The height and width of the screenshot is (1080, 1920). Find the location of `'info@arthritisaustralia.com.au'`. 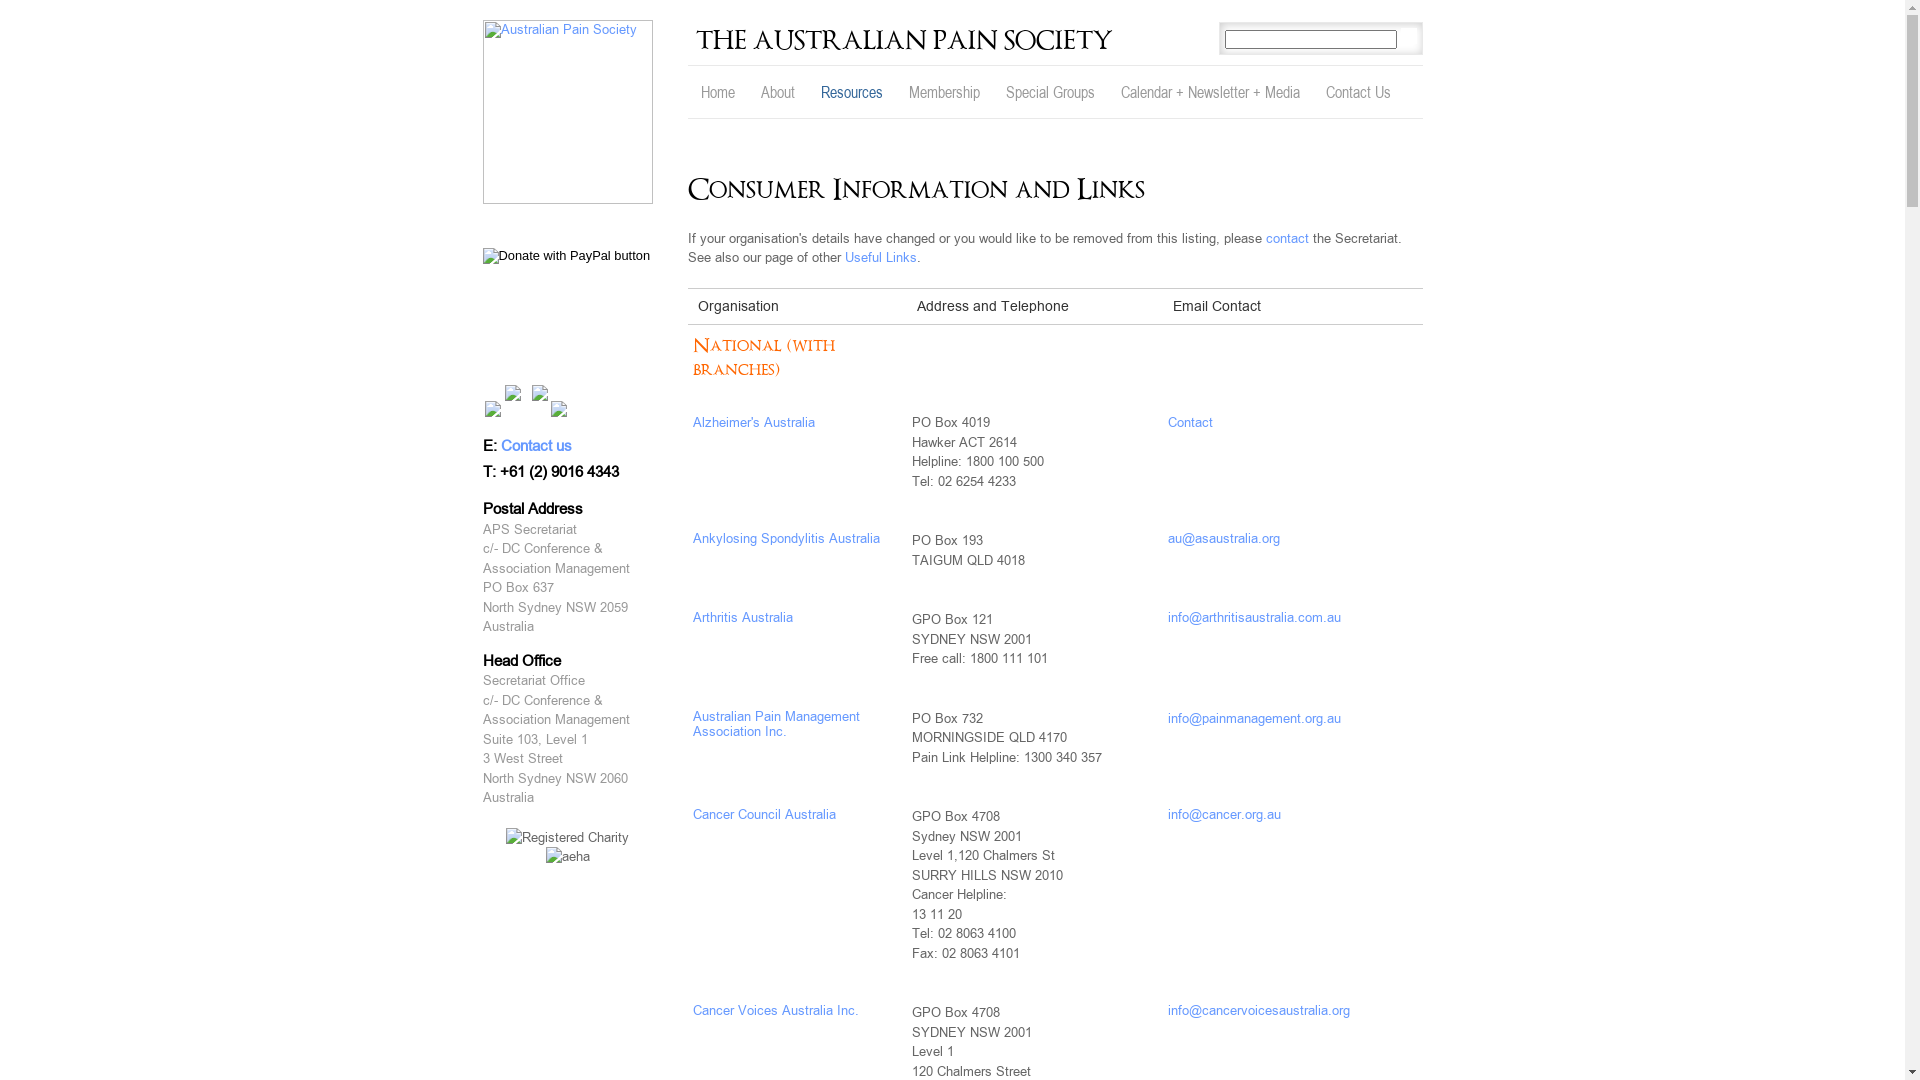

'info@arthritisaustralia.com.au' is located at coordinates (1253, 616).